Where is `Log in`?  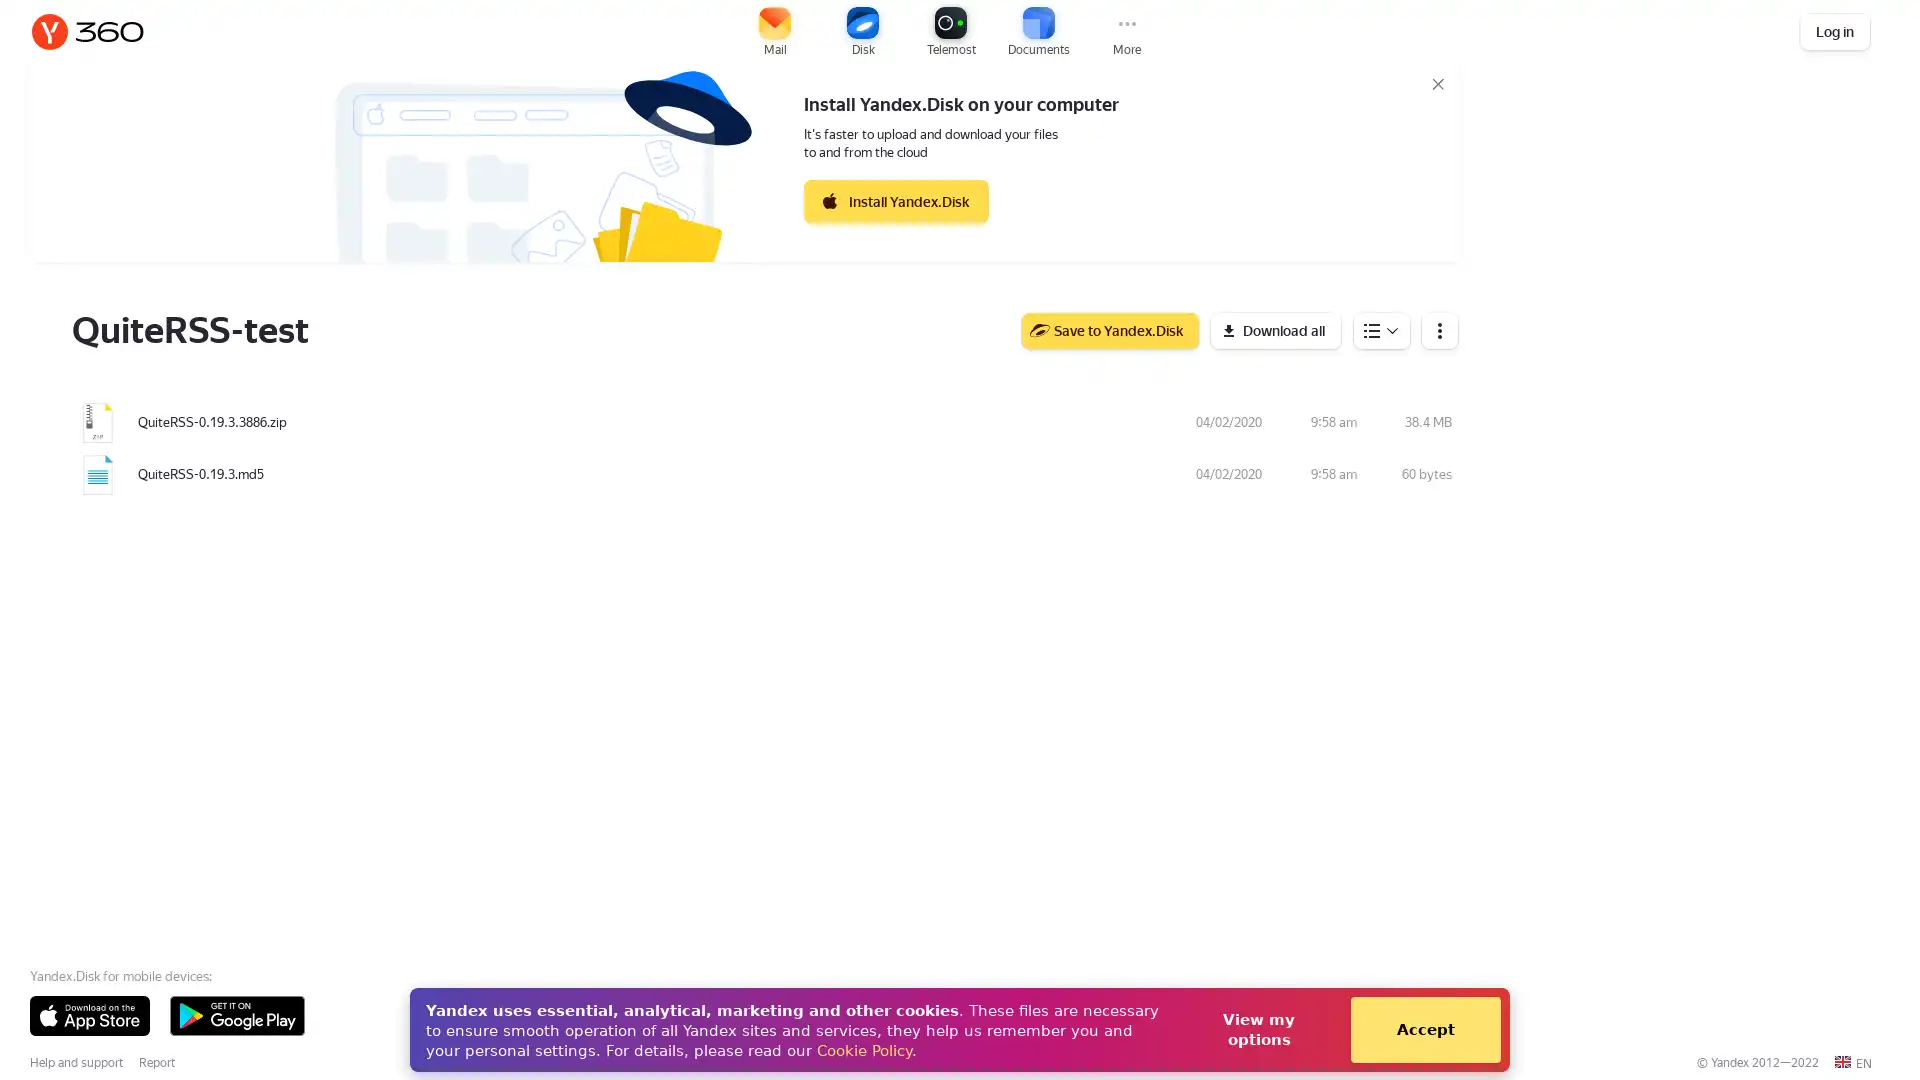
Log in is located at coordinates (1834, 31).